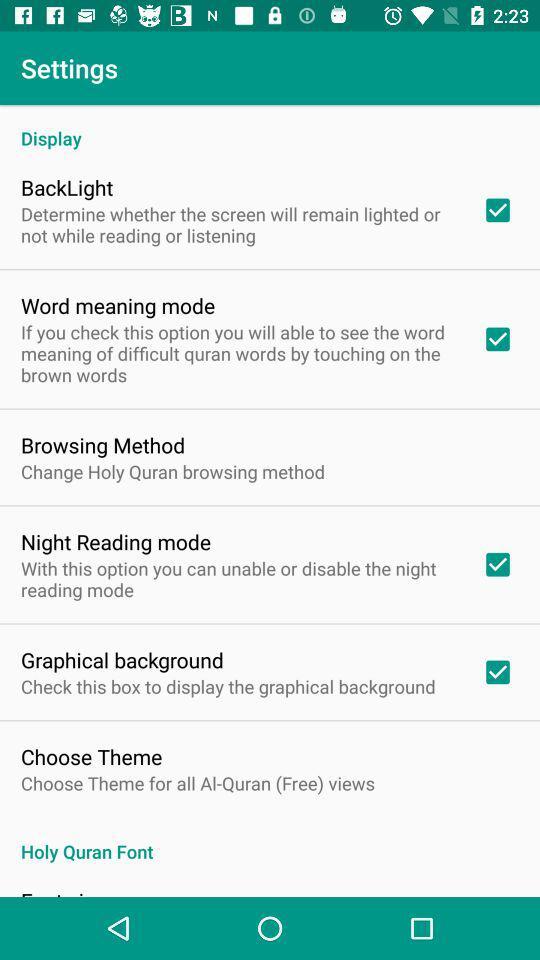  What do you see at coordinates (67, 187) in the screenshot?
I see `backlight icon` at bounding box center [67, 187].